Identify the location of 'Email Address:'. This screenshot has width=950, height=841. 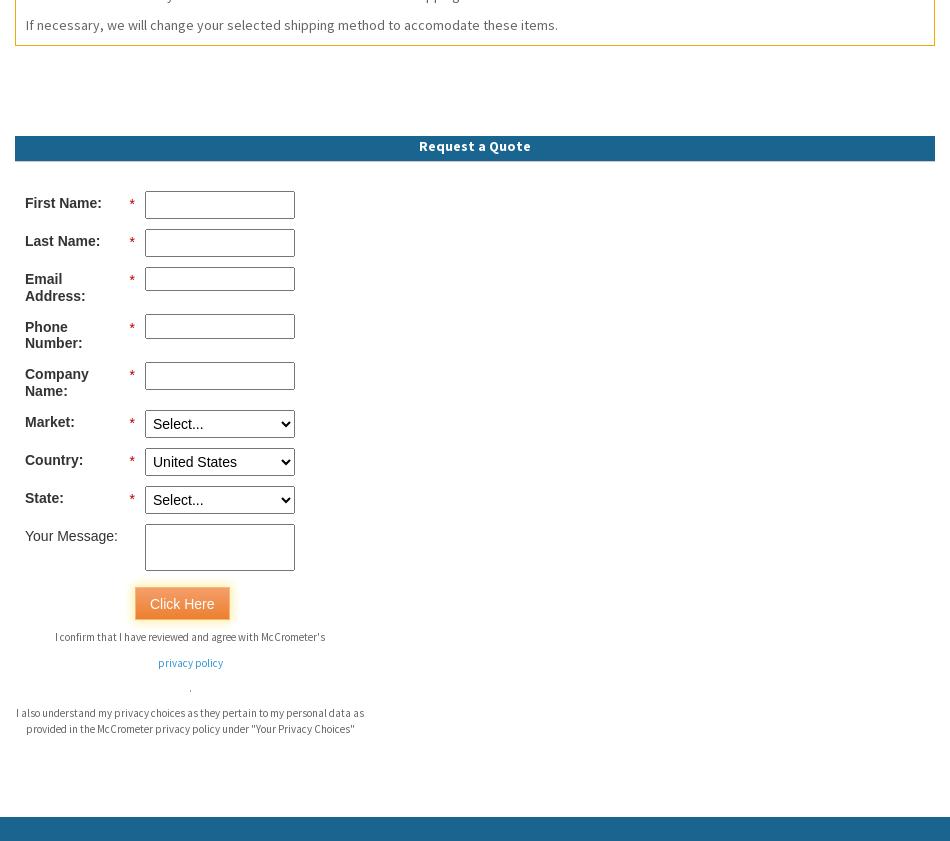
(55, 285).